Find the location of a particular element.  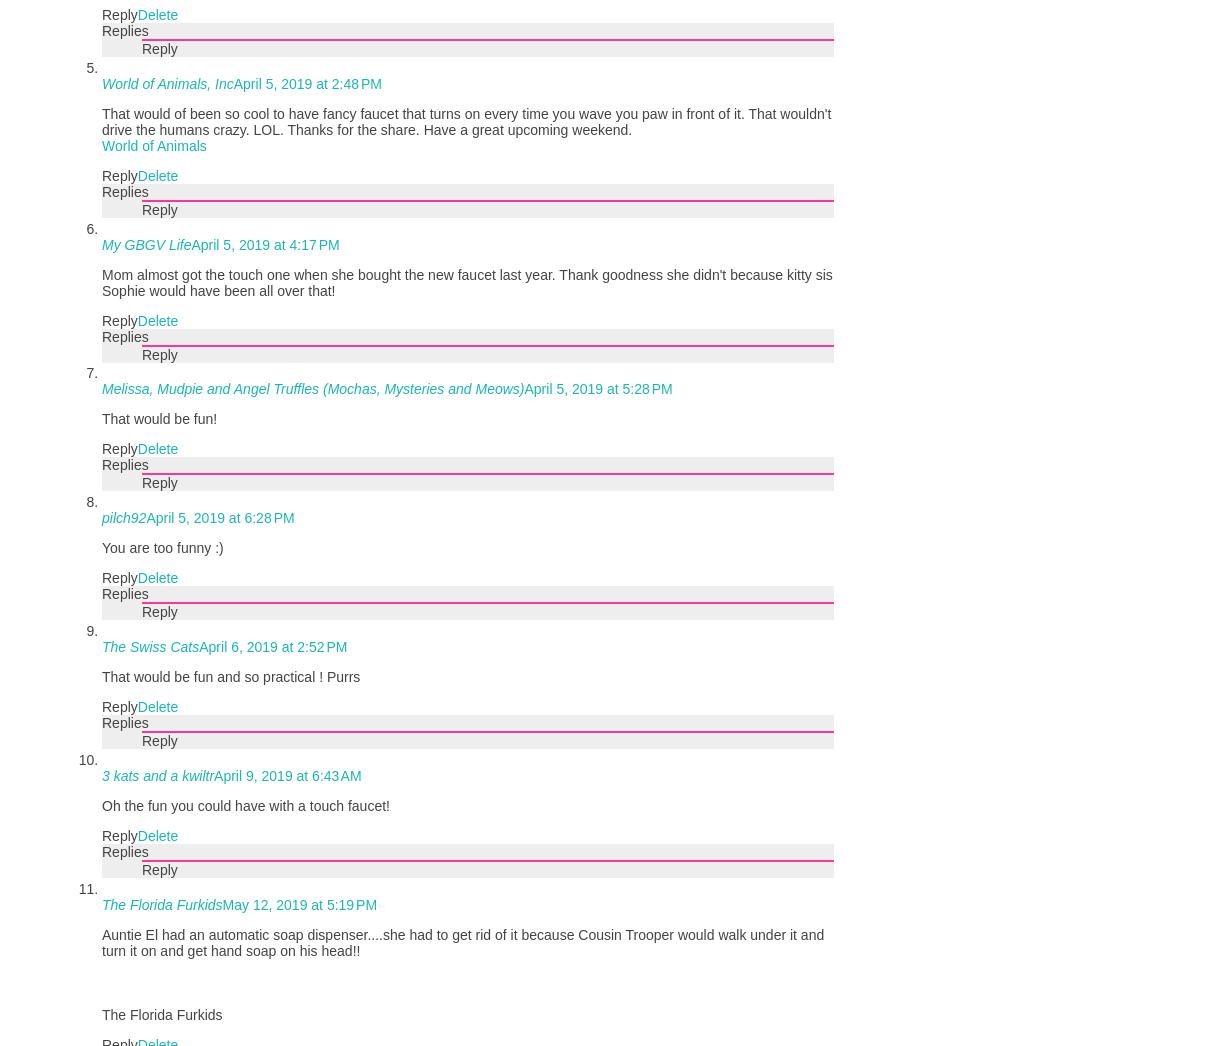

'The Swiss Cats' is located at coordinates (149, 645).